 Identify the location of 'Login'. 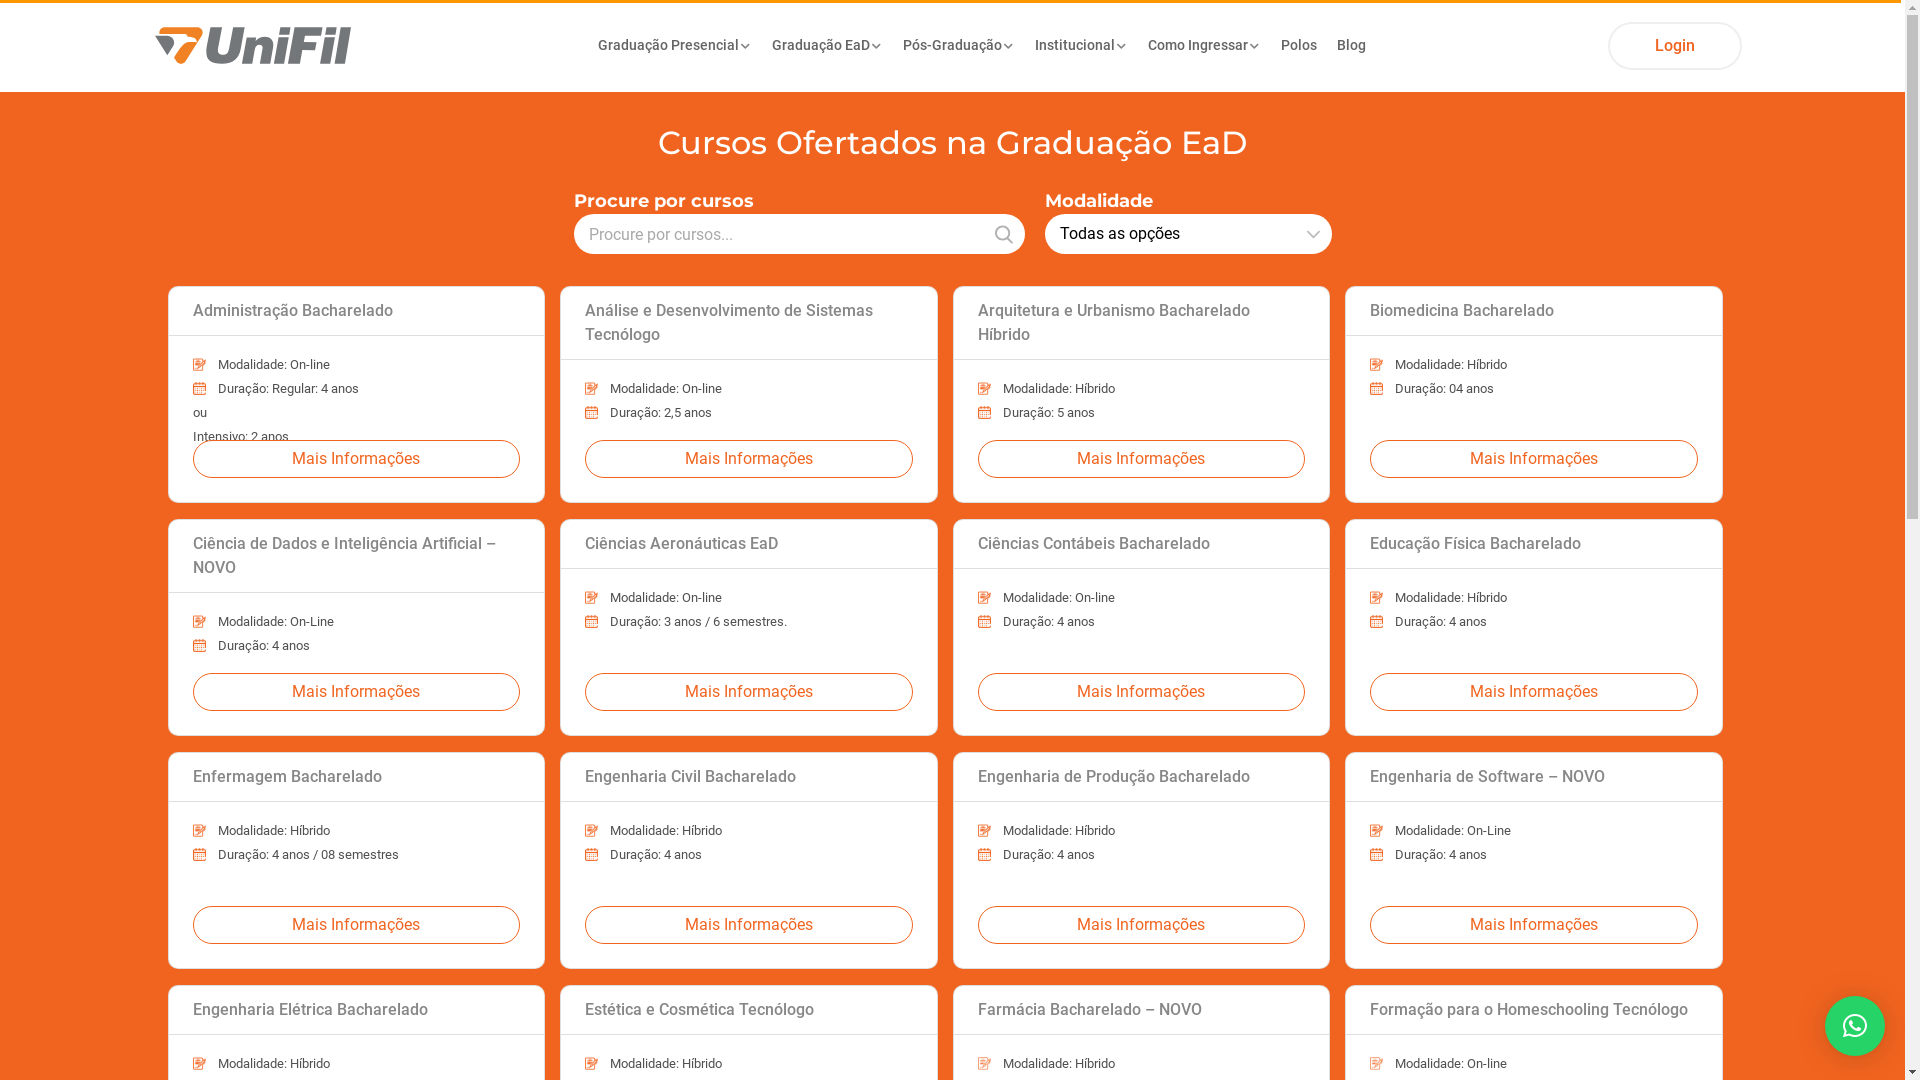
(1675, 45).